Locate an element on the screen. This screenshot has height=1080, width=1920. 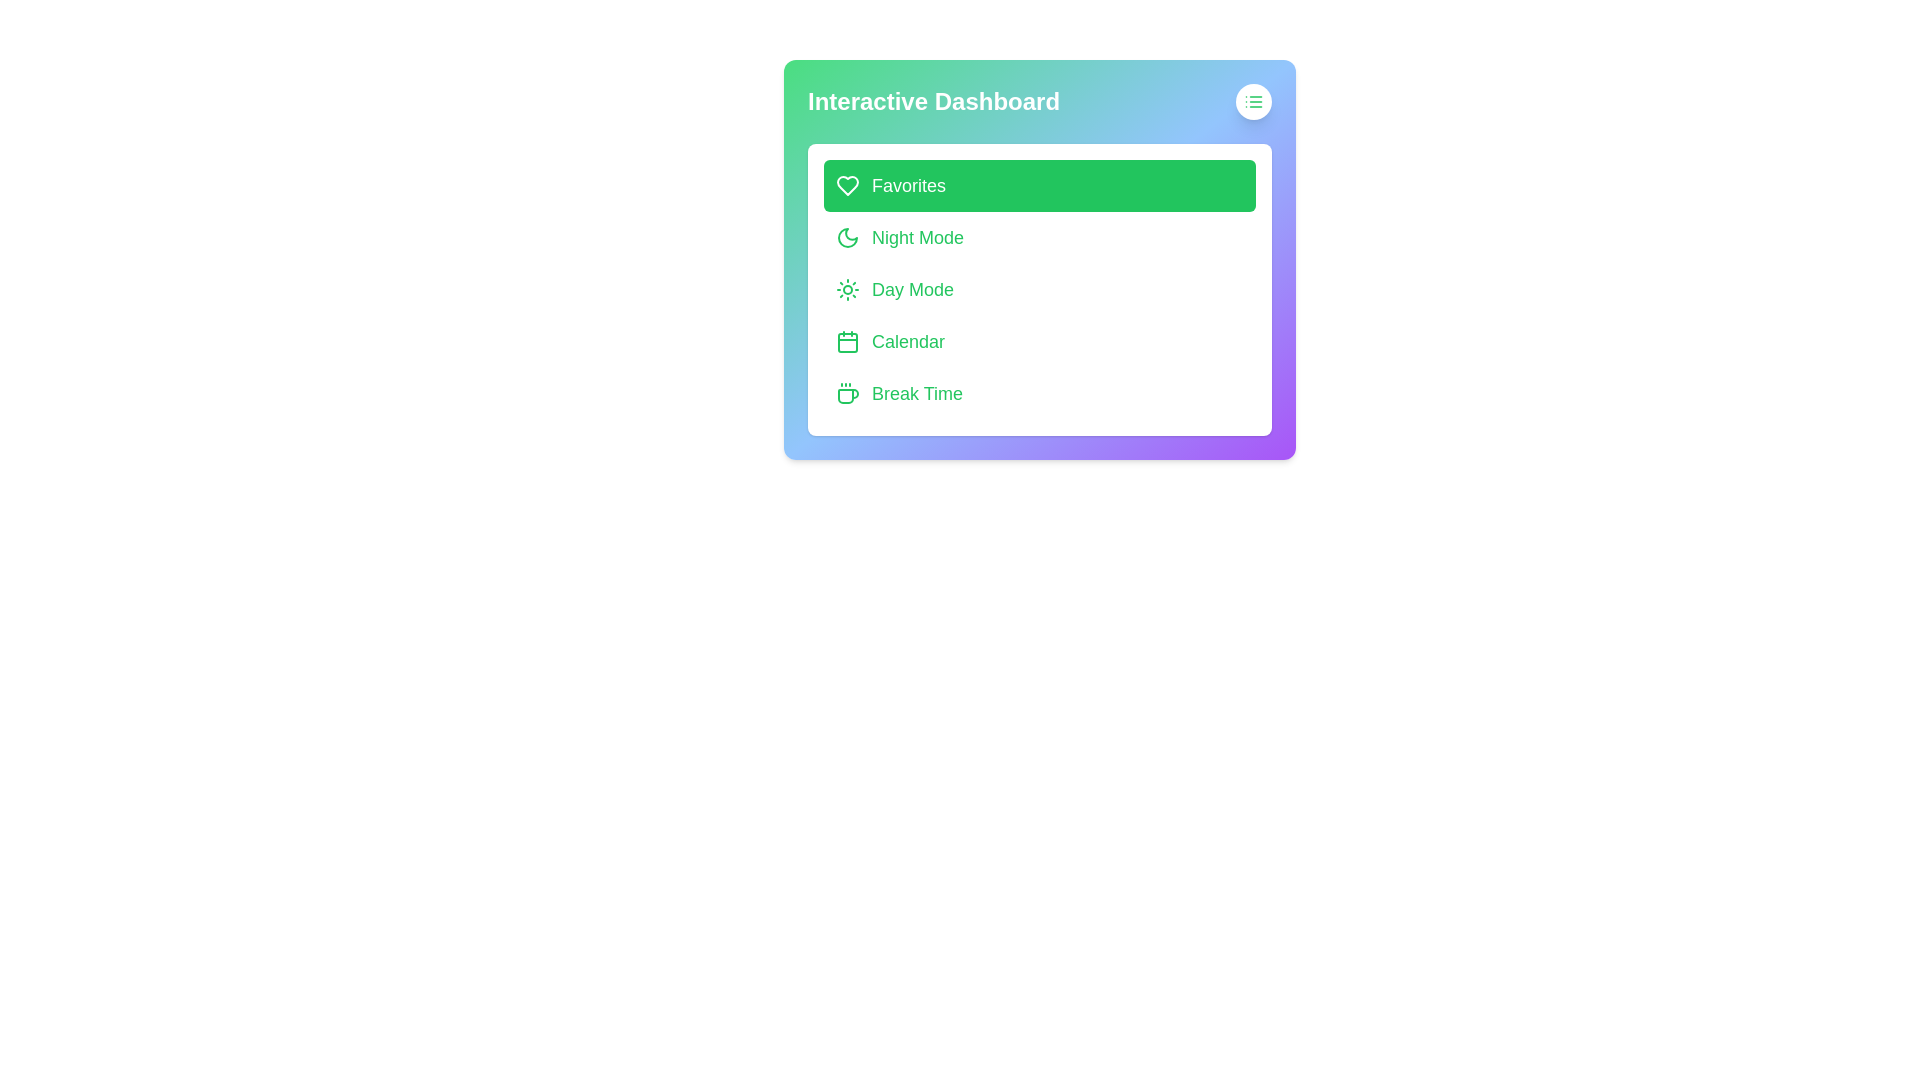
the menu item Day Mode to observe its hover effect is located at coordinates (1040, 289).